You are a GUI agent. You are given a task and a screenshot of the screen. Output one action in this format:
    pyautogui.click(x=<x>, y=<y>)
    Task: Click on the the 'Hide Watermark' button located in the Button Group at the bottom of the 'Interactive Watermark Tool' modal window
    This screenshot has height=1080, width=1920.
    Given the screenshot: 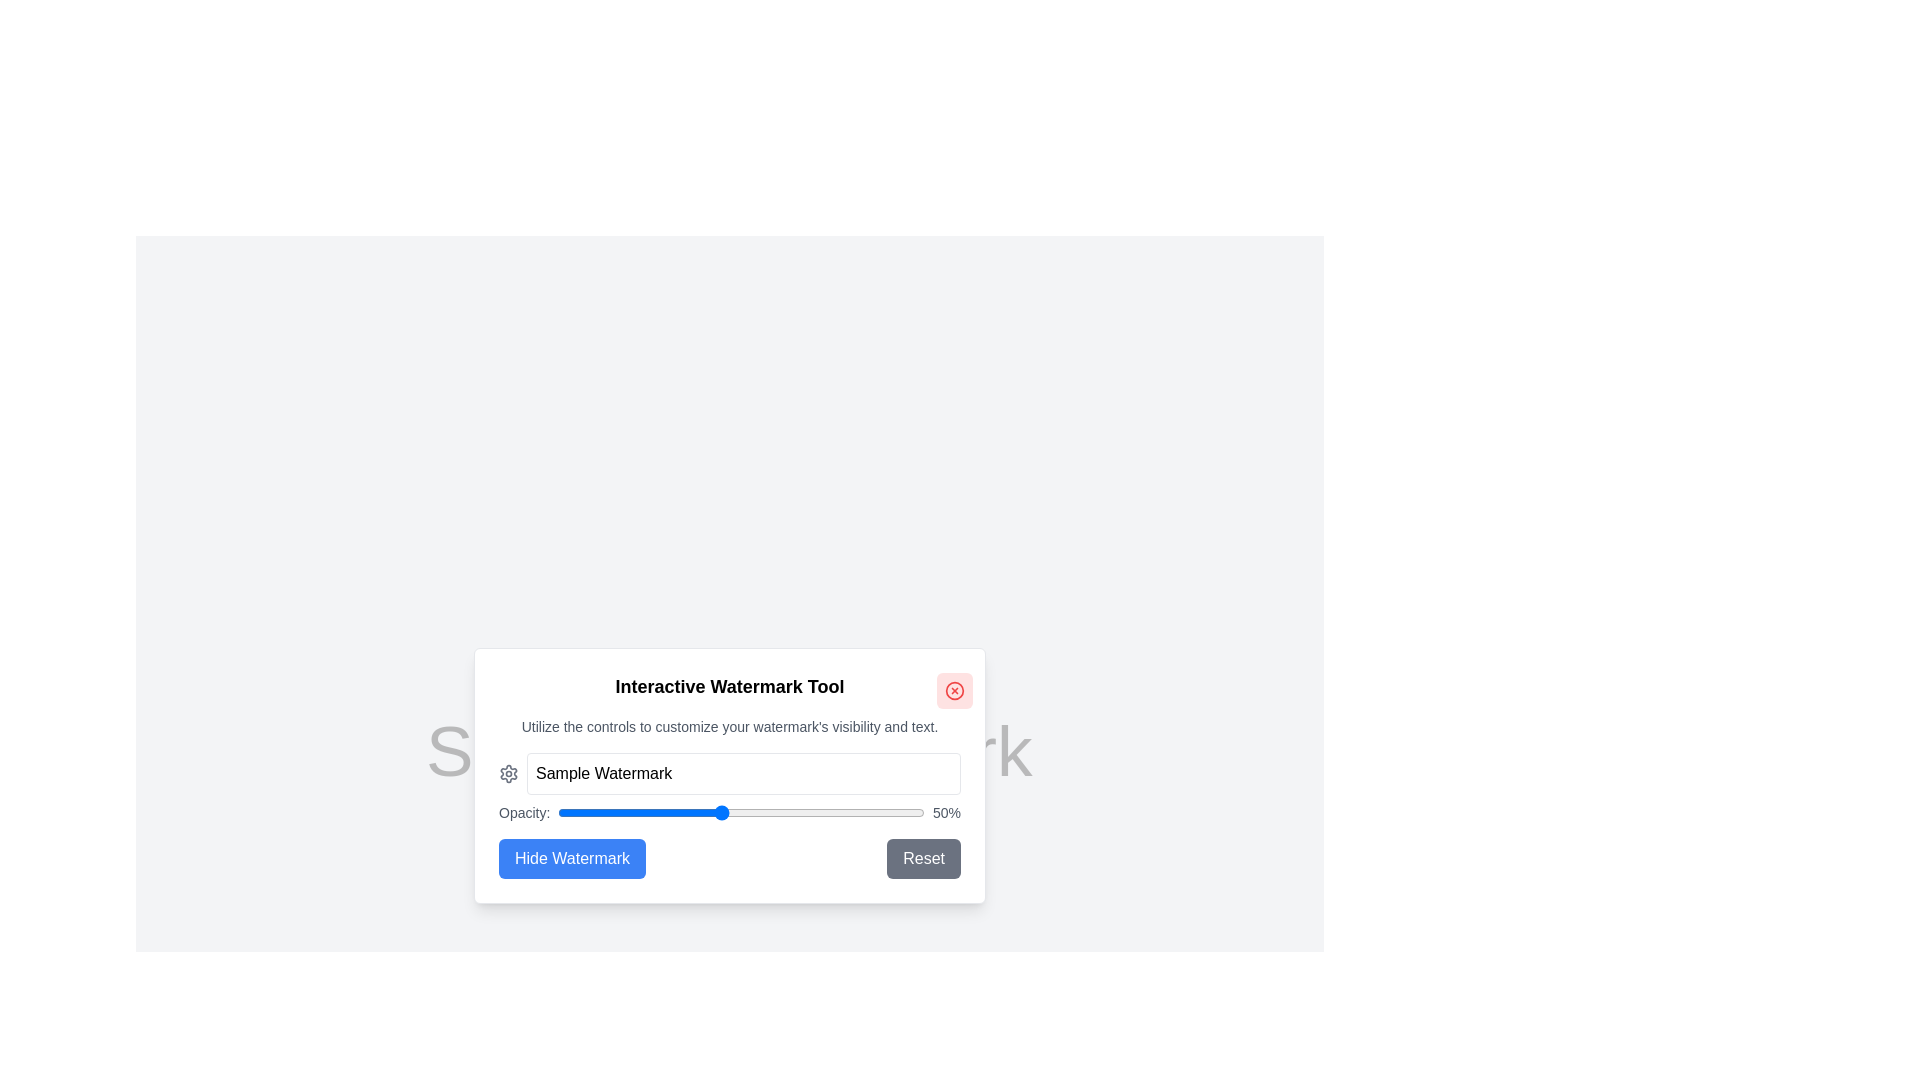 What is the action you would take?
    pyautogui.click(x=728, y=858)
    